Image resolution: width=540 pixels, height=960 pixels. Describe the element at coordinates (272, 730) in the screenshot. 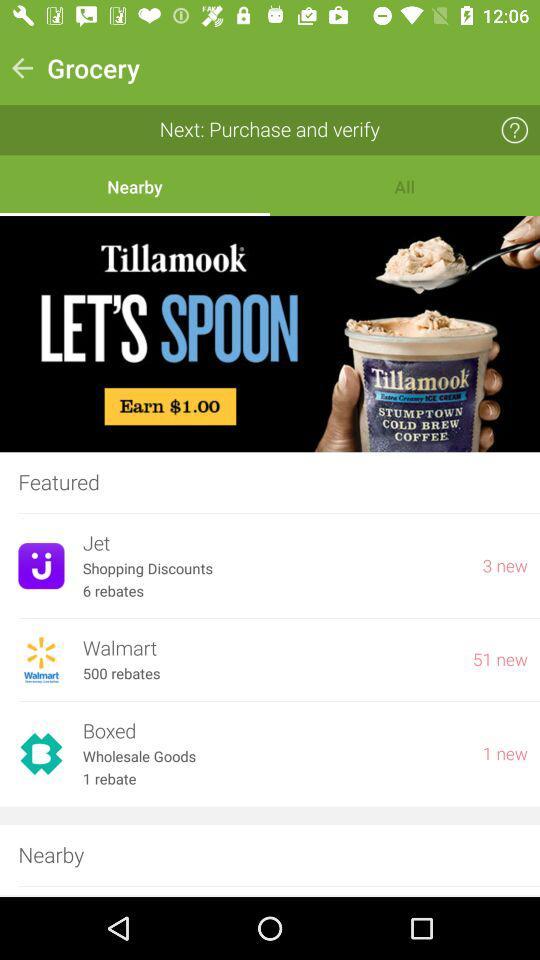

I see `item to the left of 1 new` at that location.